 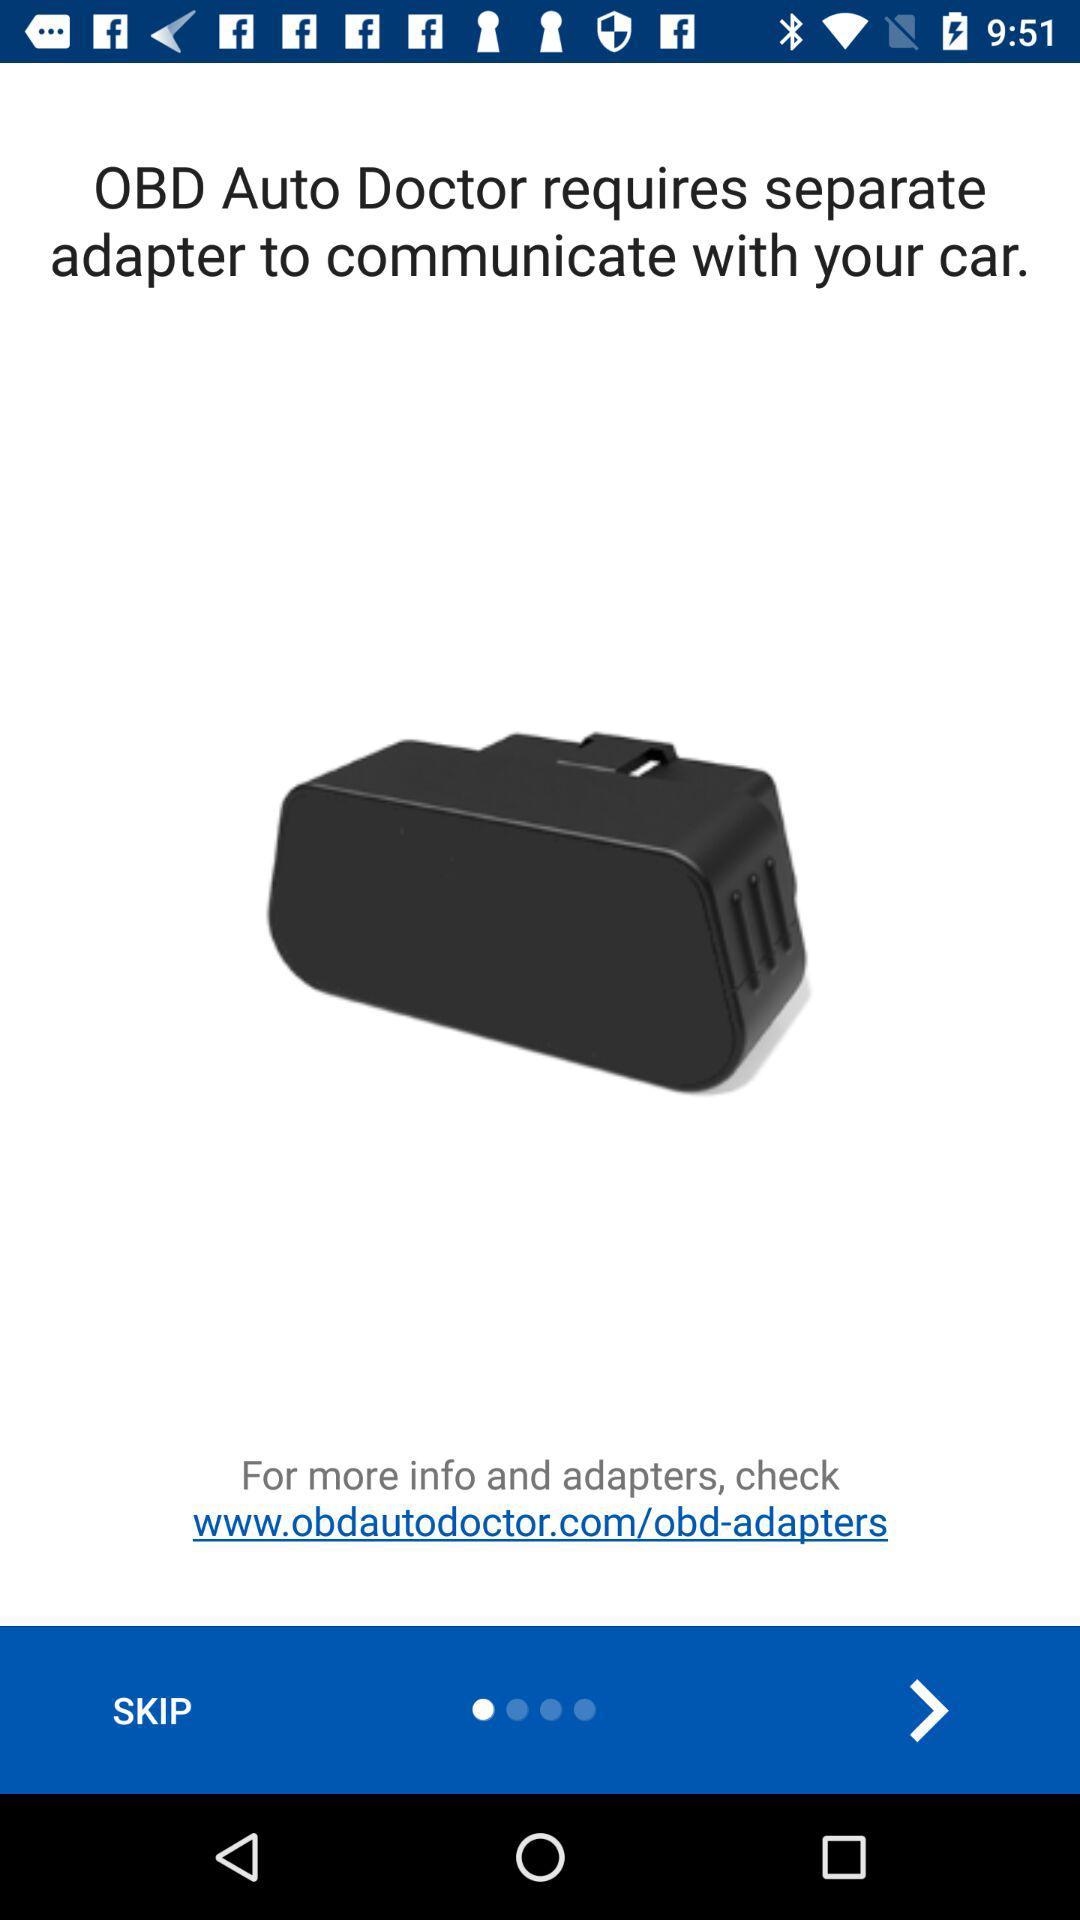 I want to click on next page, so click(x=927, y=1709).